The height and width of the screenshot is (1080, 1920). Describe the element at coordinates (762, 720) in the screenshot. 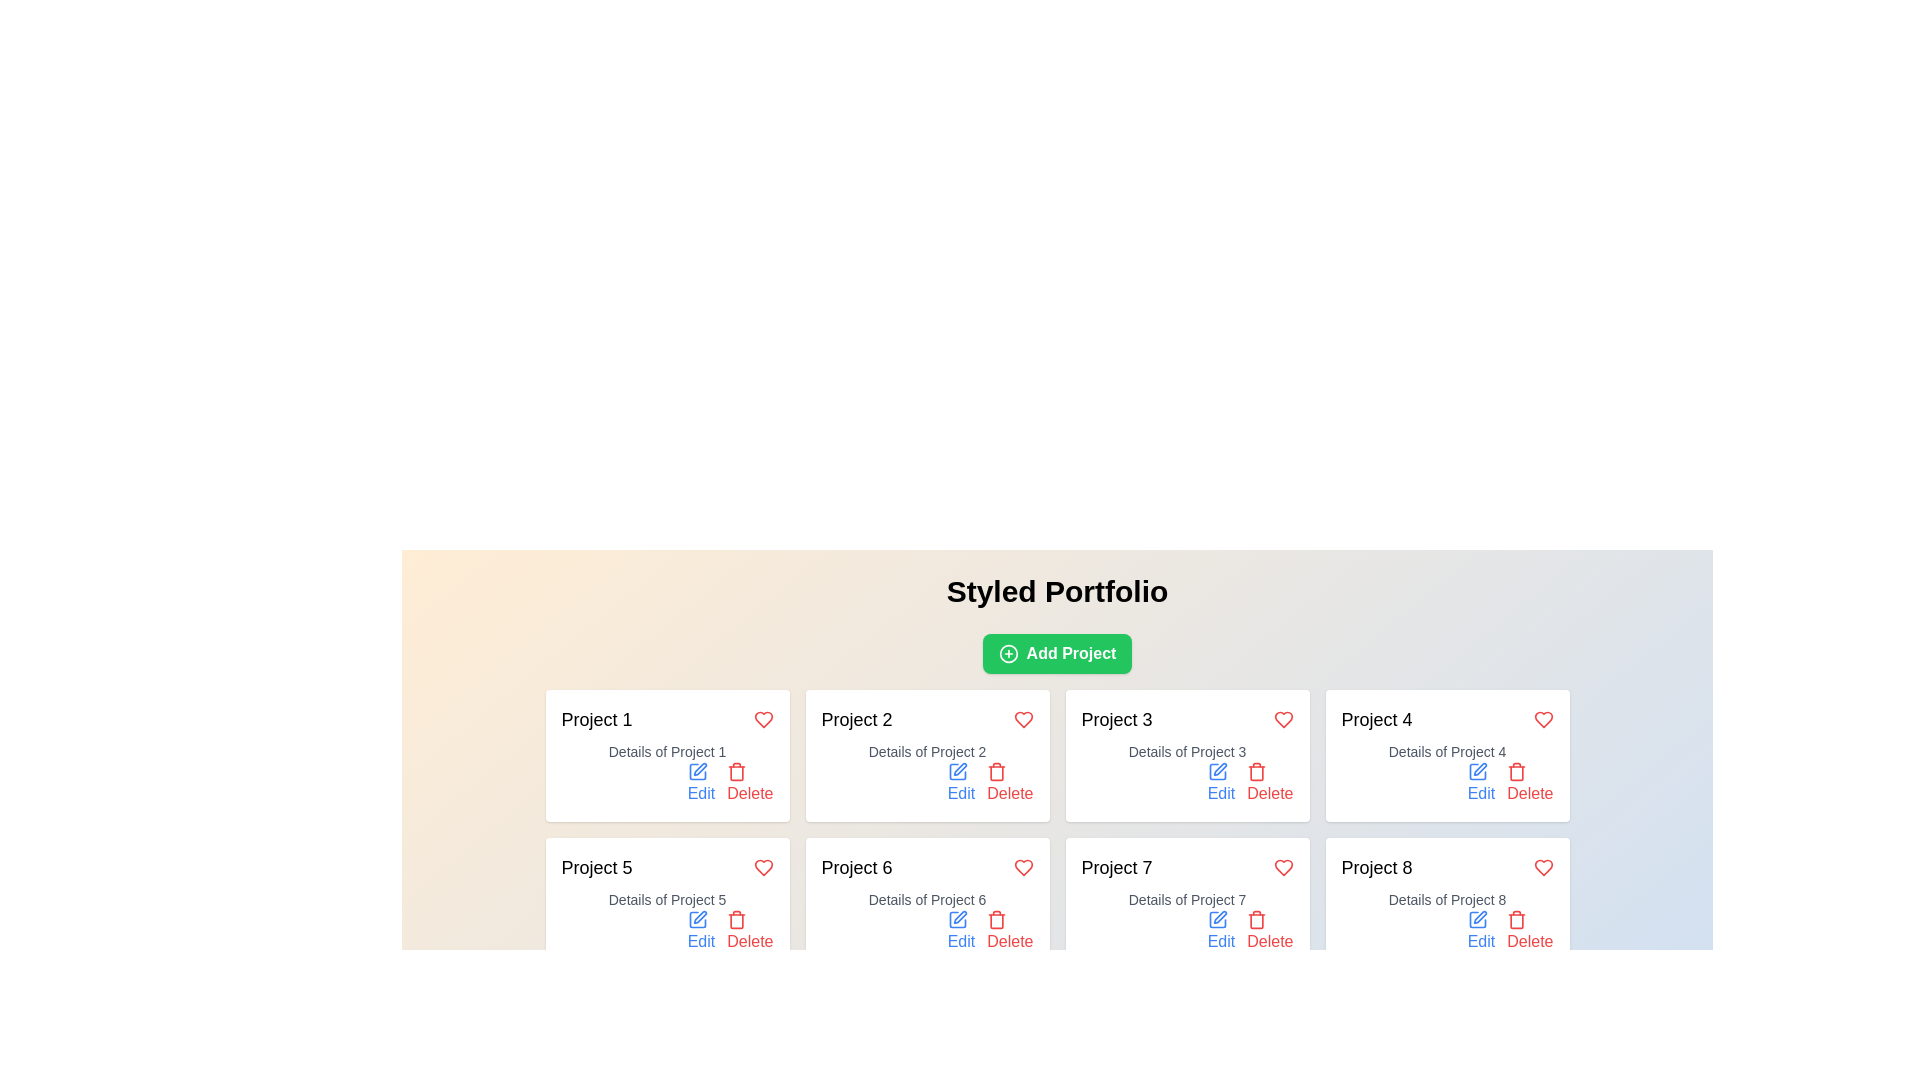

I see `the heart icon in the top-right corner of the 'Project 1' card` at that location.